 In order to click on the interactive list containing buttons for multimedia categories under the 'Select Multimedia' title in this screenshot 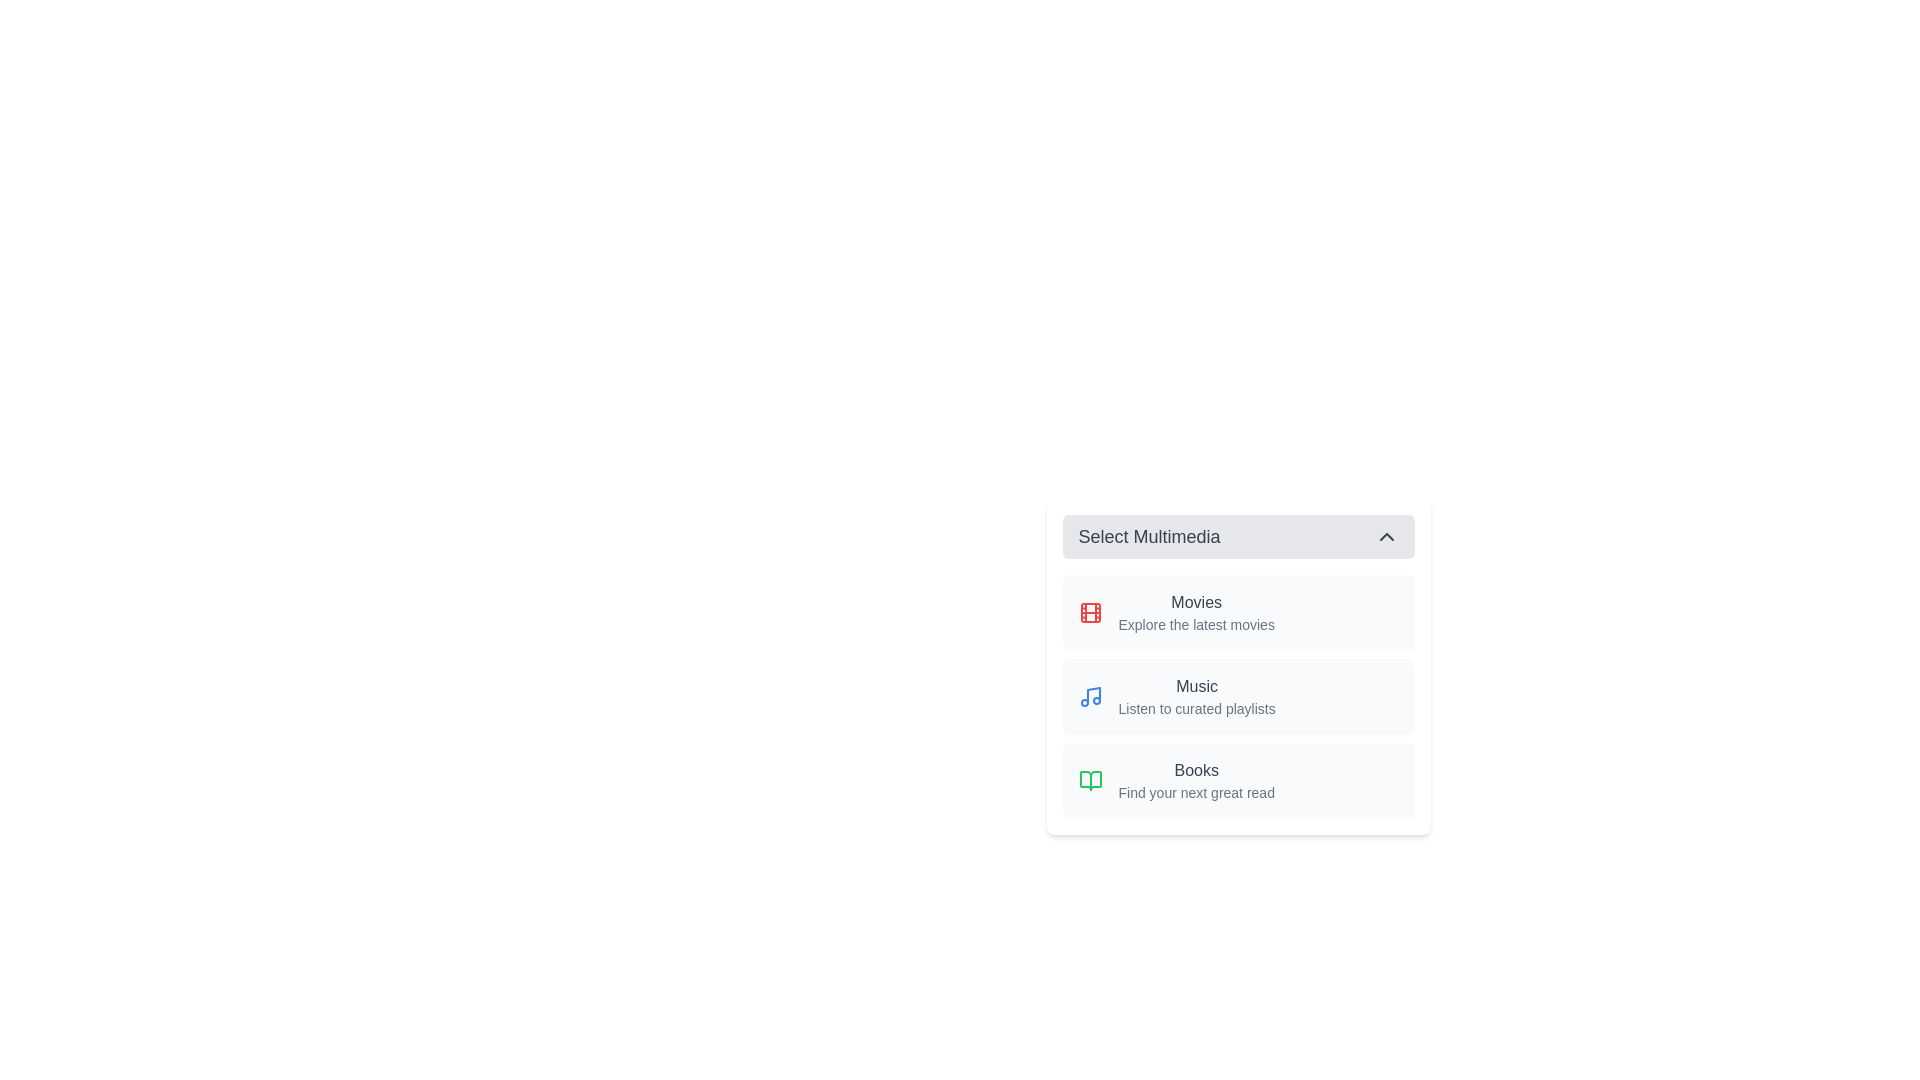, I will do `click(1237, 696)`.